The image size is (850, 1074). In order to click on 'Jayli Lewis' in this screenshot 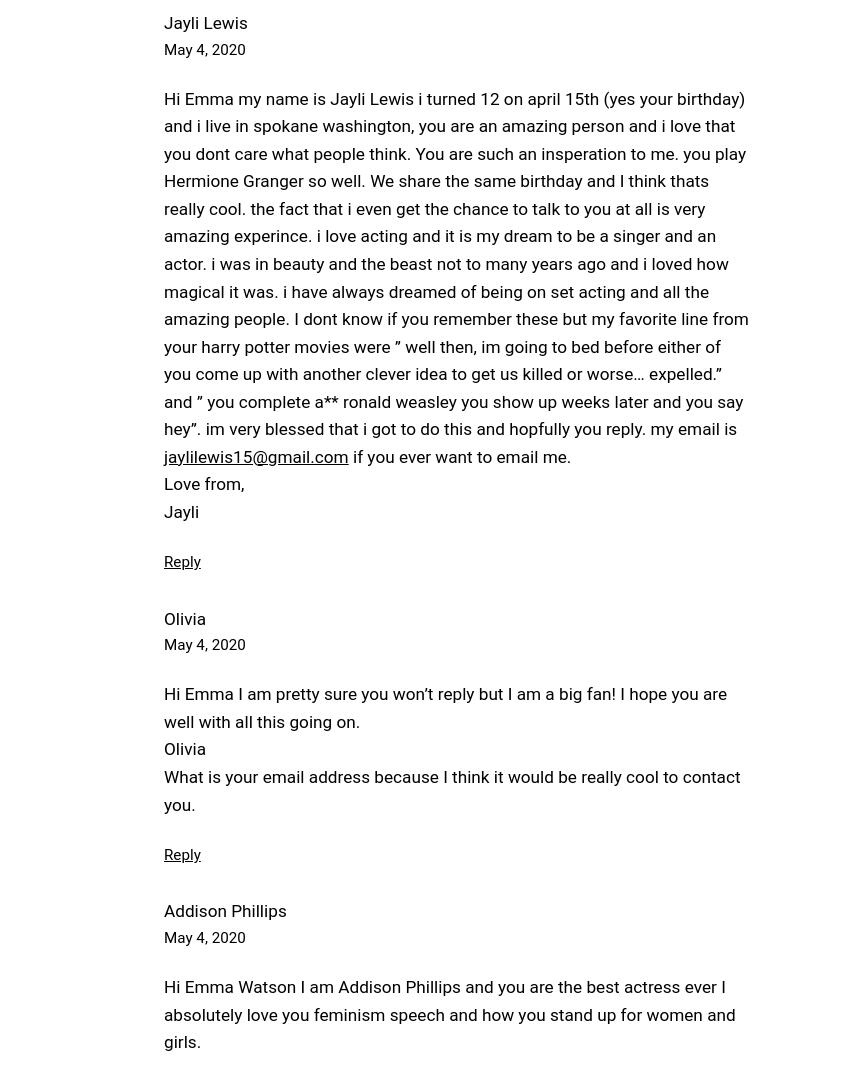, I will do `click(204, 21)`.